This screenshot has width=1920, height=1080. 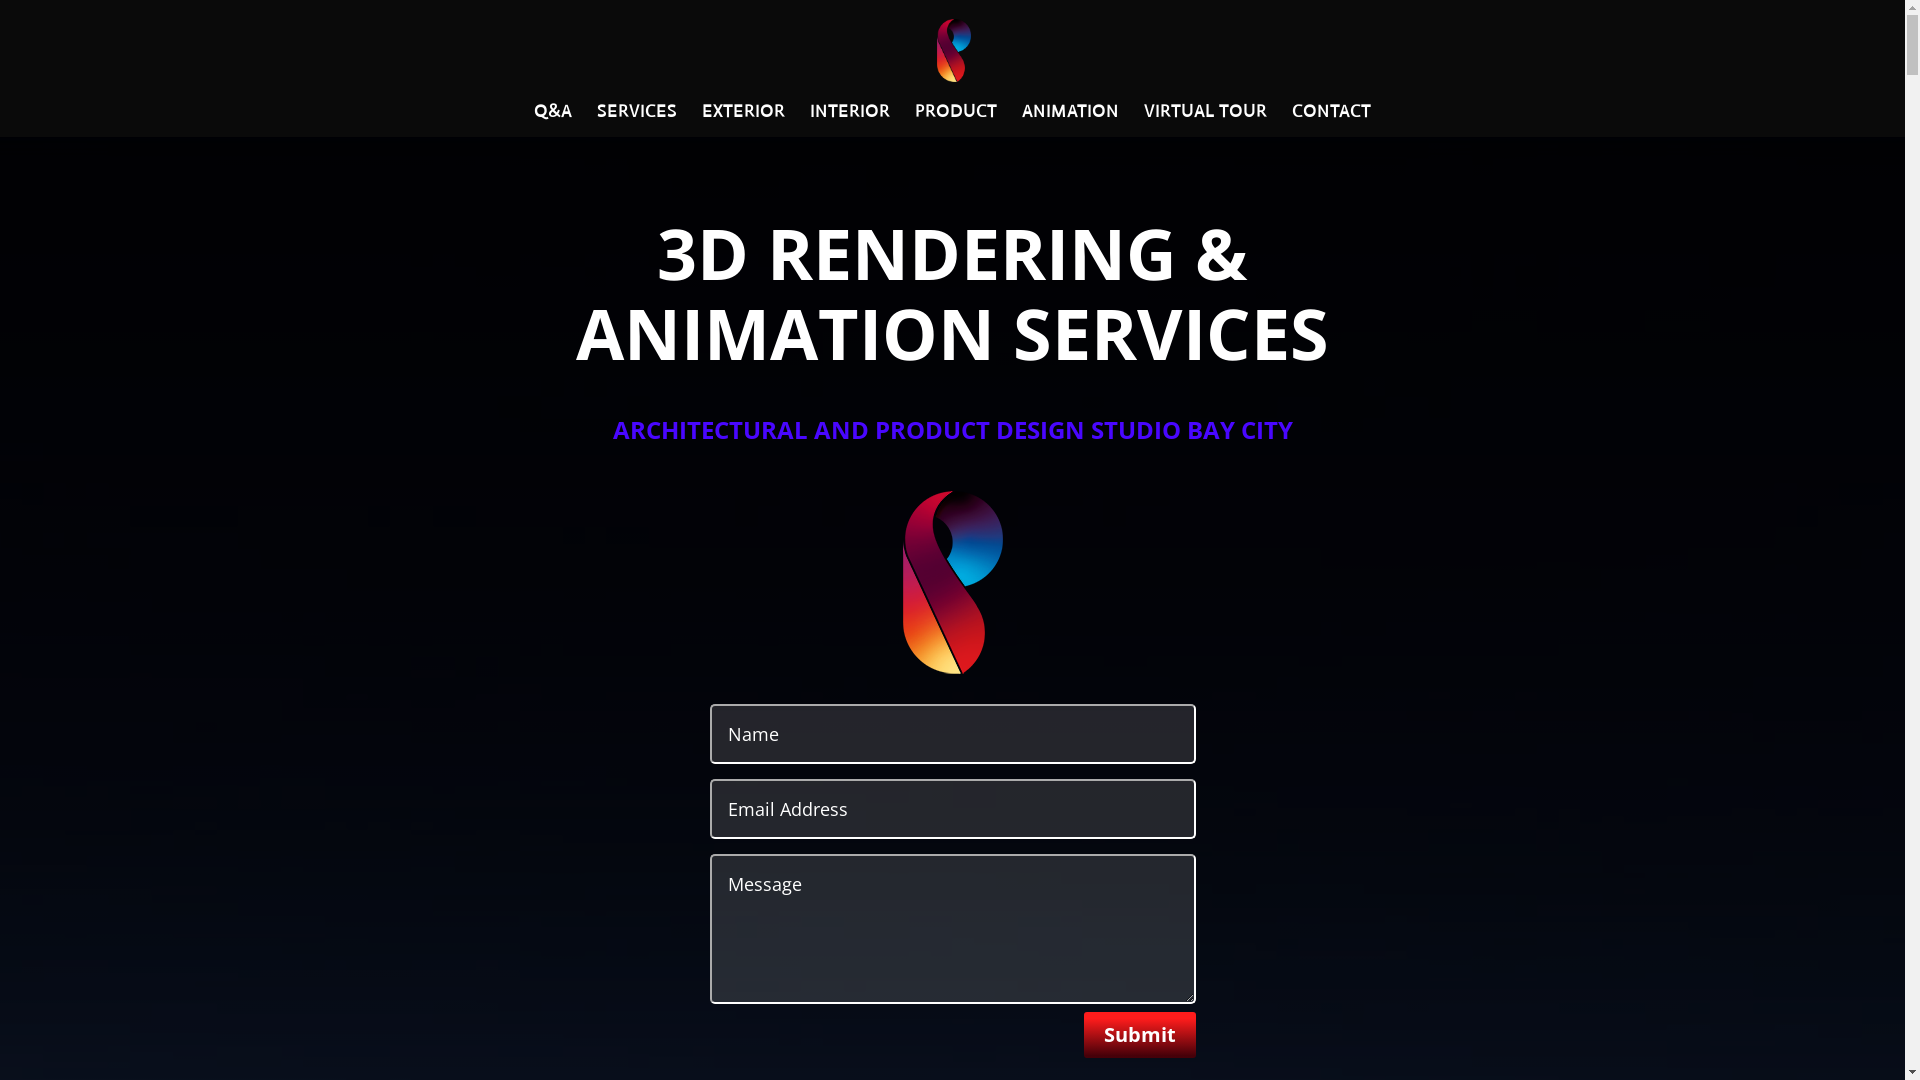 What do you see at coordinates (914, 120) in the screenshot?
I see `'PRODUCT'` at bounding box center [914, 120].